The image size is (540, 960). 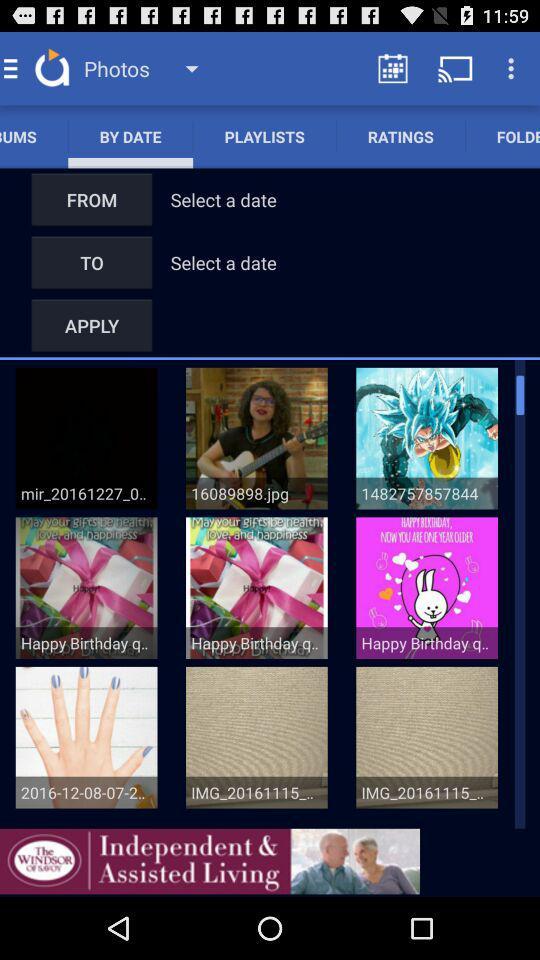 What do you see at coordinates (209, 860) in the screenshot?
I see `advertisement website` at bounding box center [209, 860].